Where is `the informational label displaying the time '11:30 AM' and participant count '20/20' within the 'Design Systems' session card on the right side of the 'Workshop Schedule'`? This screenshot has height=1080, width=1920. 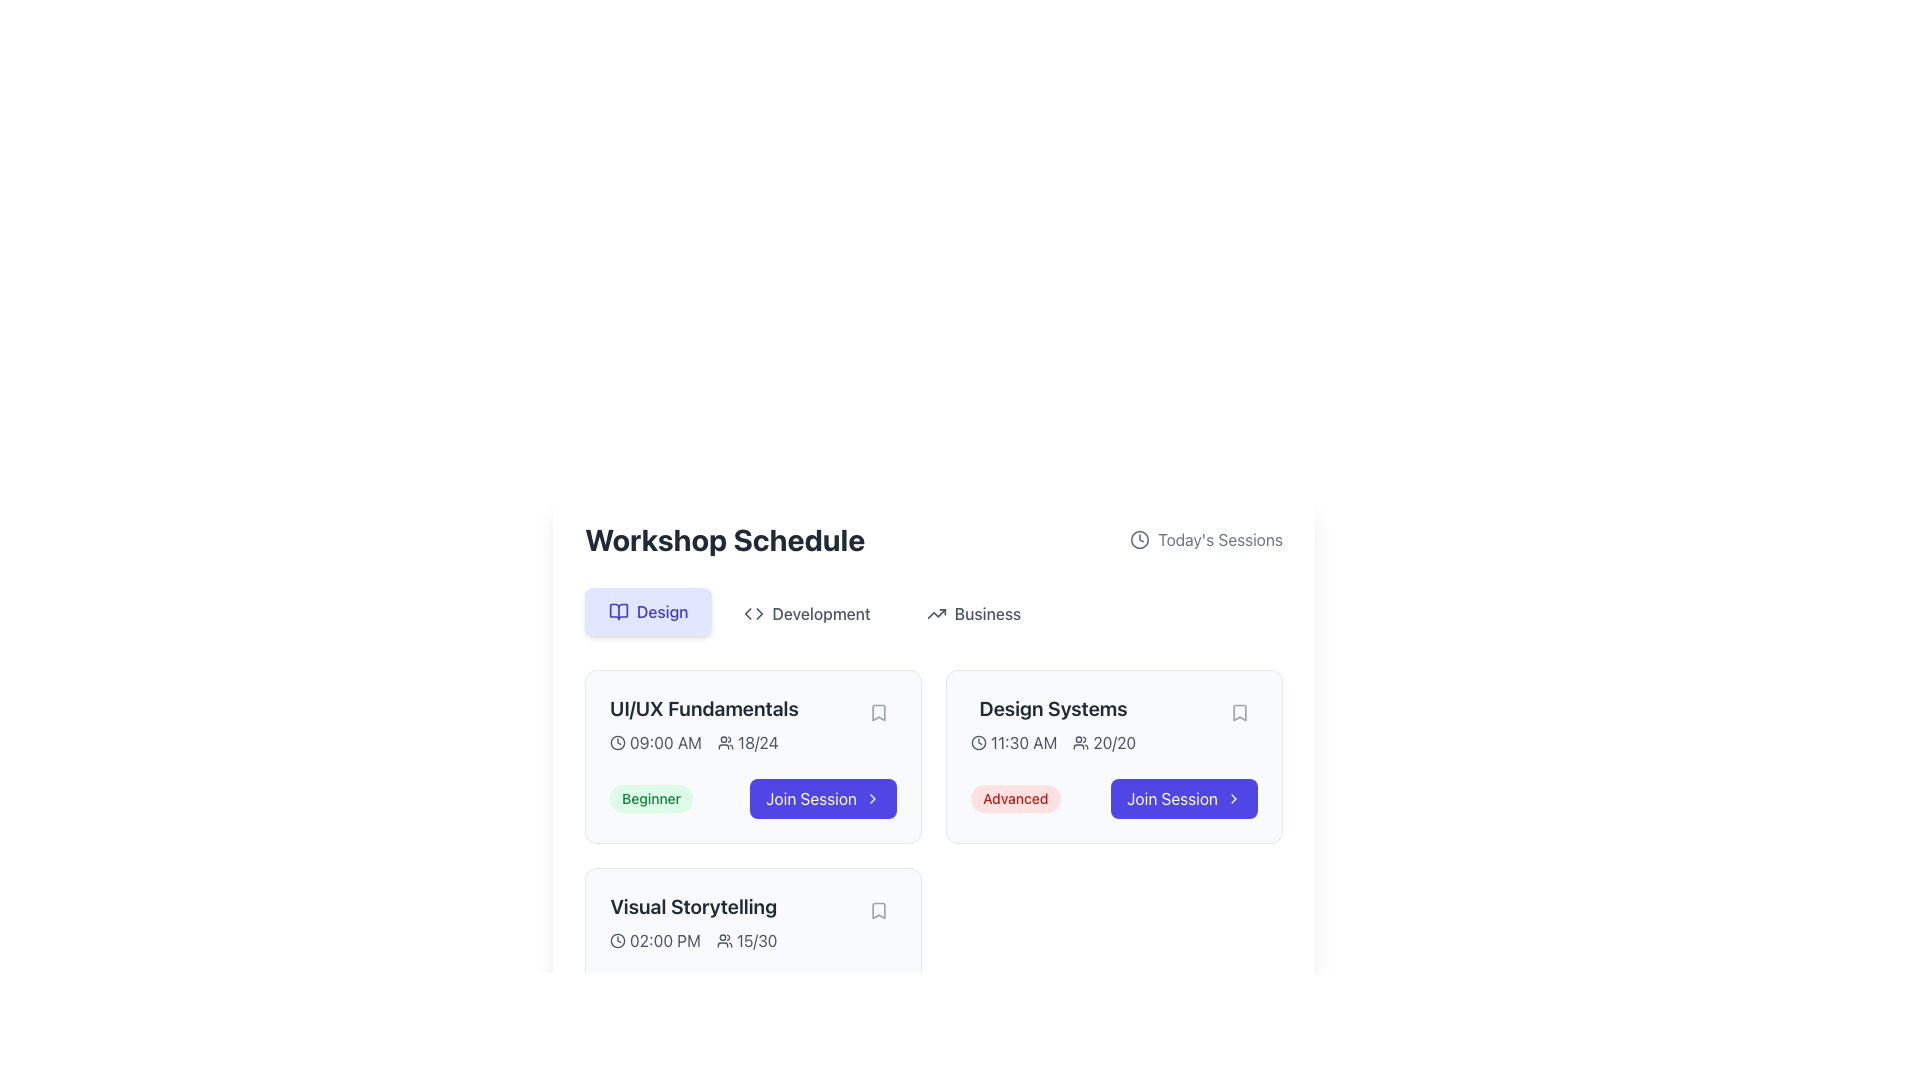 the informational label displaying the time '11:30 AM' and participant count '20/20' within the 'Design Systems' session card on the right side of the 'Workshop Schedule' is located at coordinates (1052, 743).